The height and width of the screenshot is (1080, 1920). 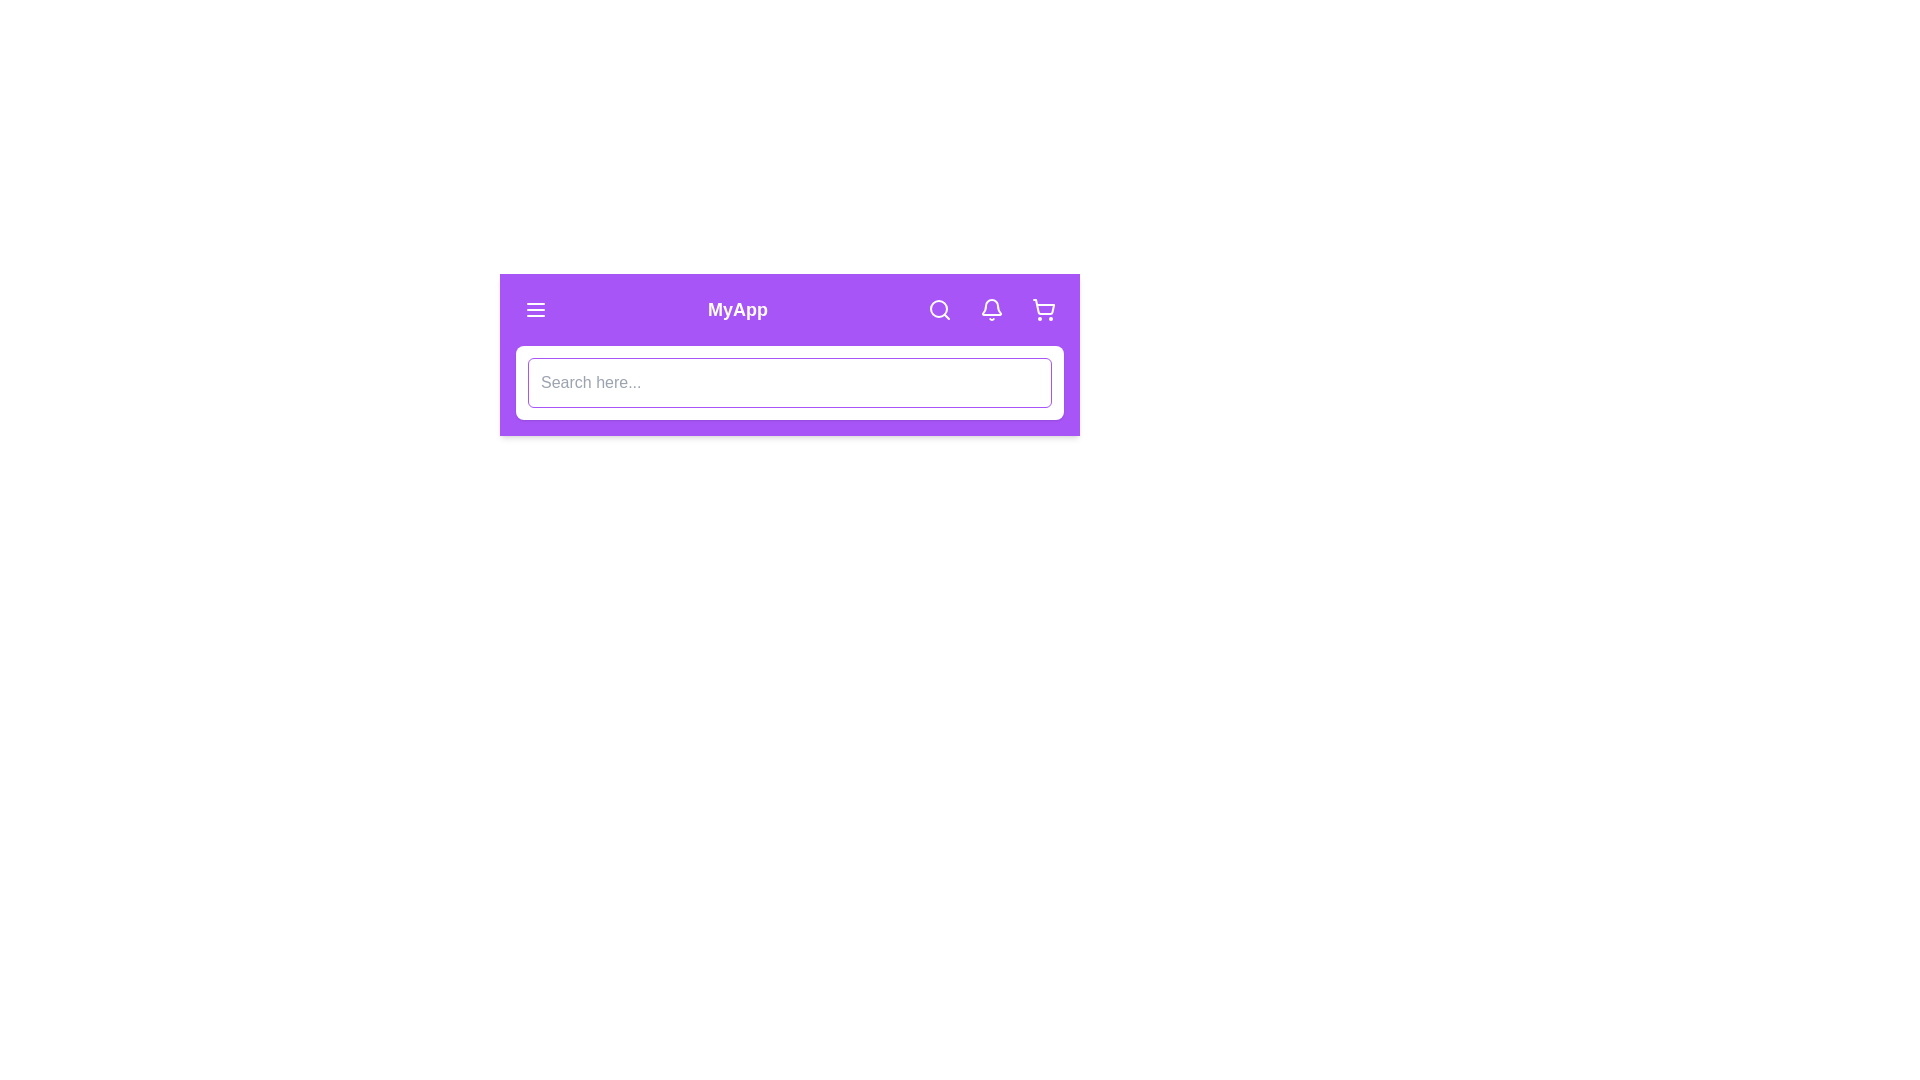 What do you see at coordinates (536, 309) in the screenshot?
I see `the menu icon located at the top-left corner of the StylishAppBar` at bounding box center [536, 309].